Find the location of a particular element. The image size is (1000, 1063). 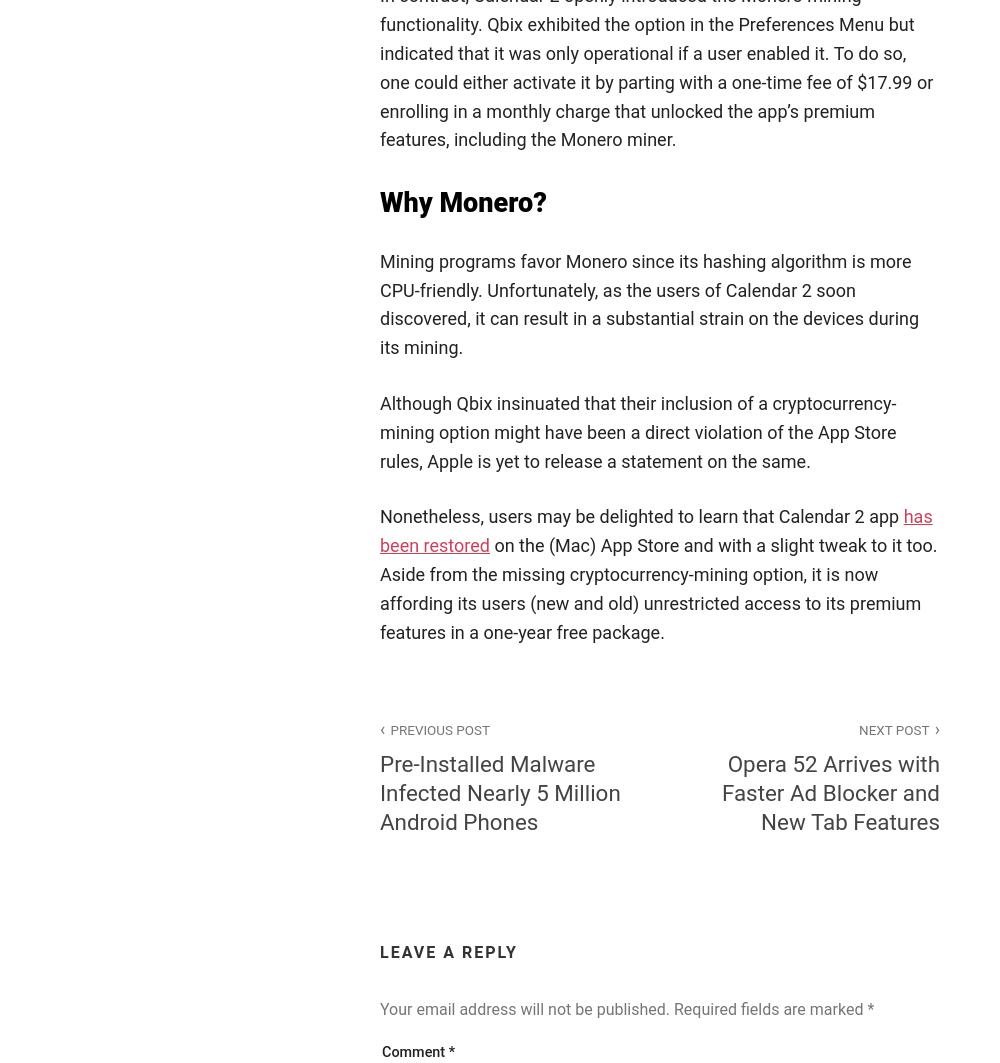

'Comment' is located at coordinates (415, 1050).